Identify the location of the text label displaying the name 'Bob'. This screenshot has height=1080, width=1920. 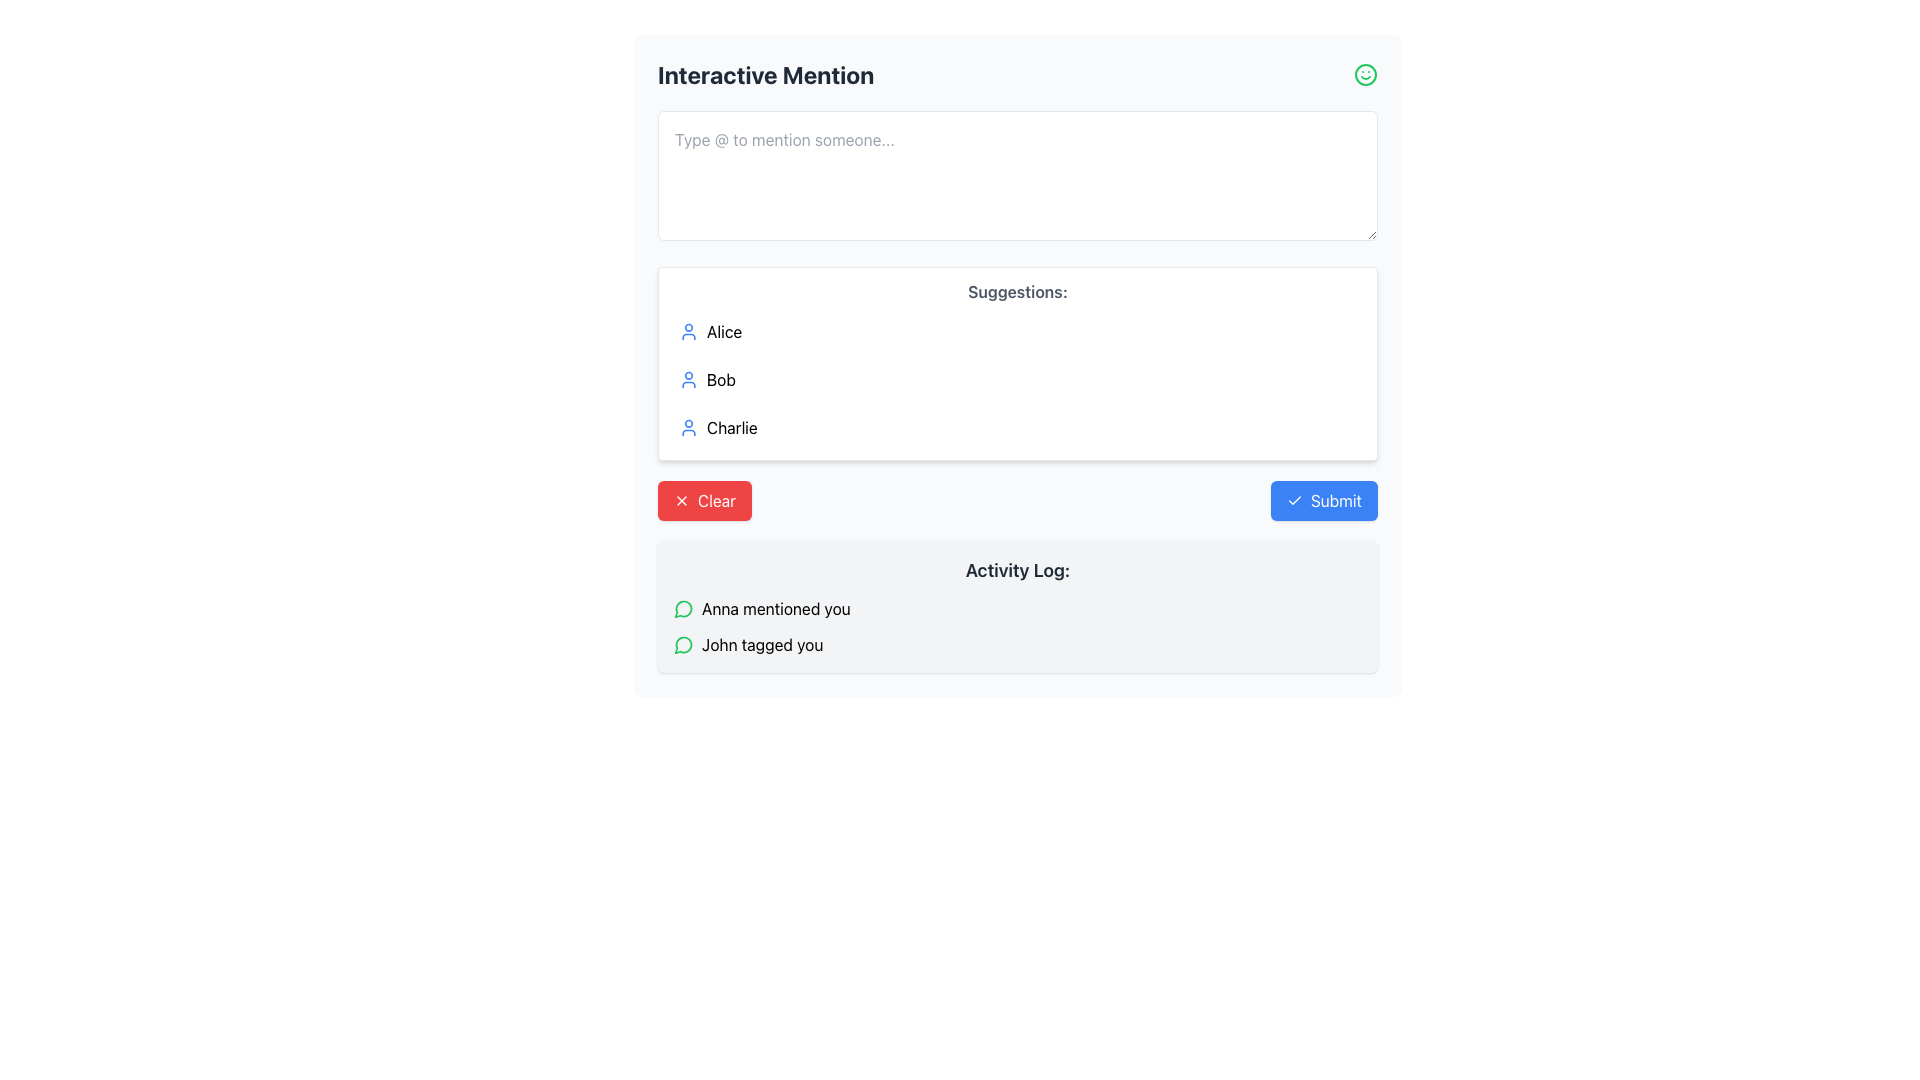
(720, 380).